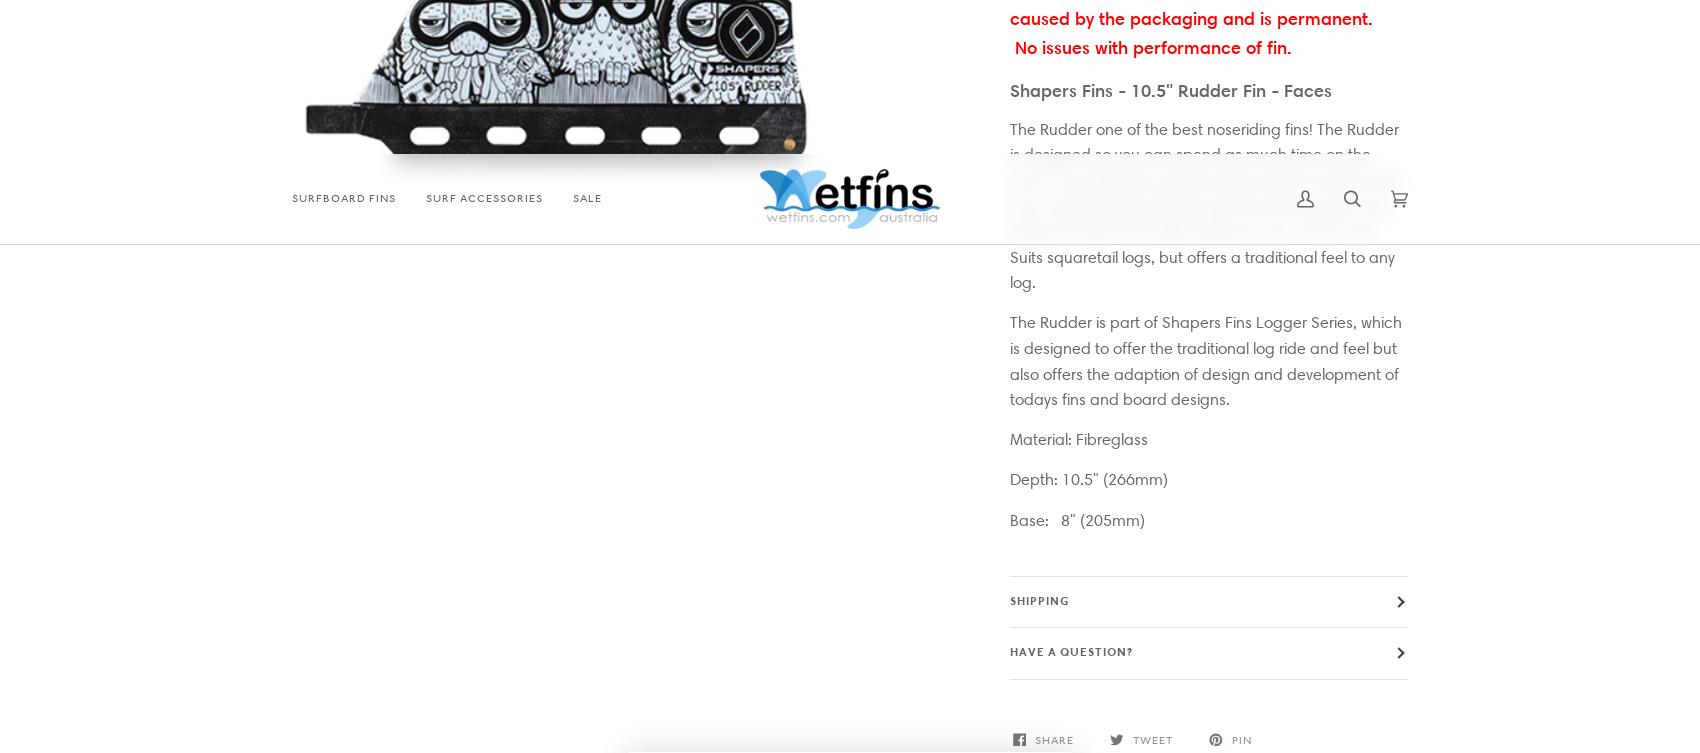  Describe the element at coordinates (822, 651) in the screenshot. I see `'BND $'` at that location.